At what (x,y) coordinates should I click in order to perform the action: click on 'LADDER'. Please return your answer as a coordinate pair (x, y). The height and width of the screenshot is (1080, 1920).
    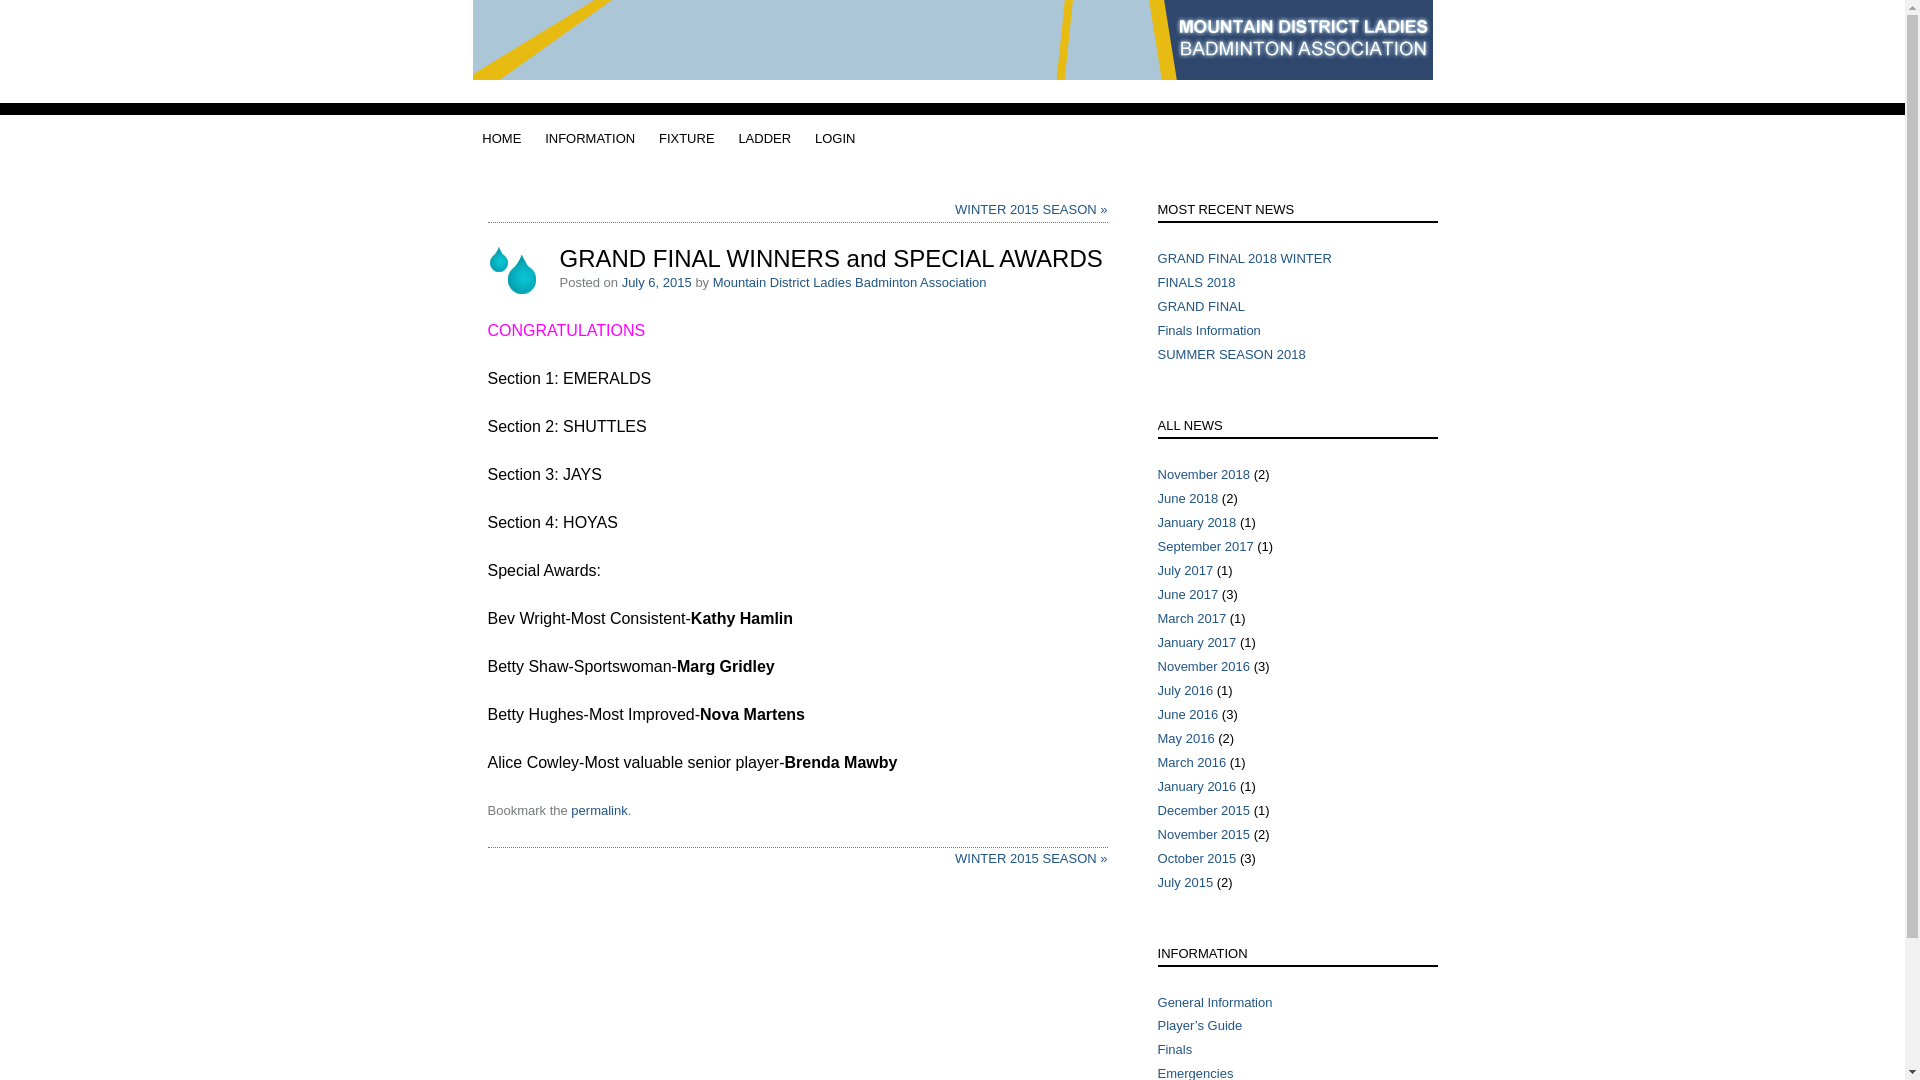
    Looking at the image, I should click on (737, 137).